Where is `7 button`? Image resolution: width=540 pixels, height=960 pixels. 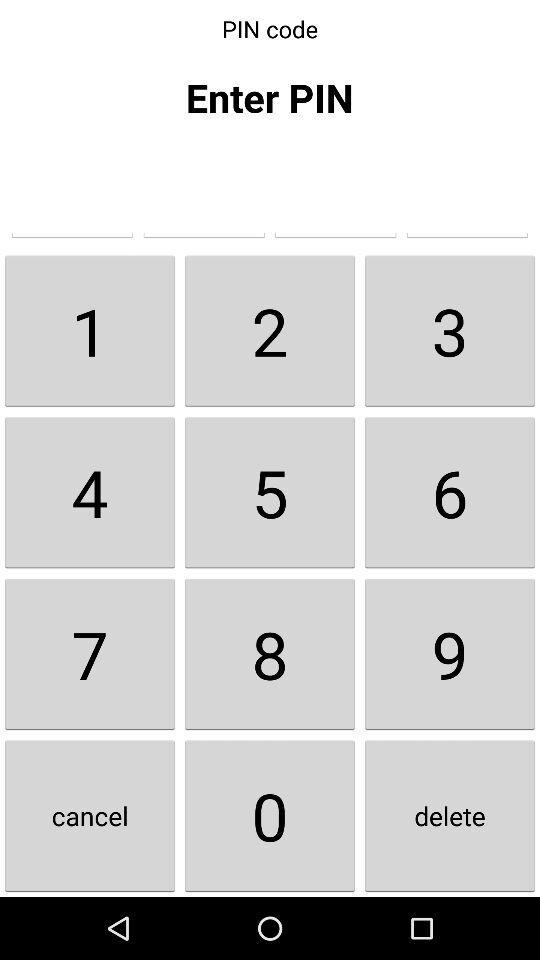
7 button is located at coordinates (89, 653).